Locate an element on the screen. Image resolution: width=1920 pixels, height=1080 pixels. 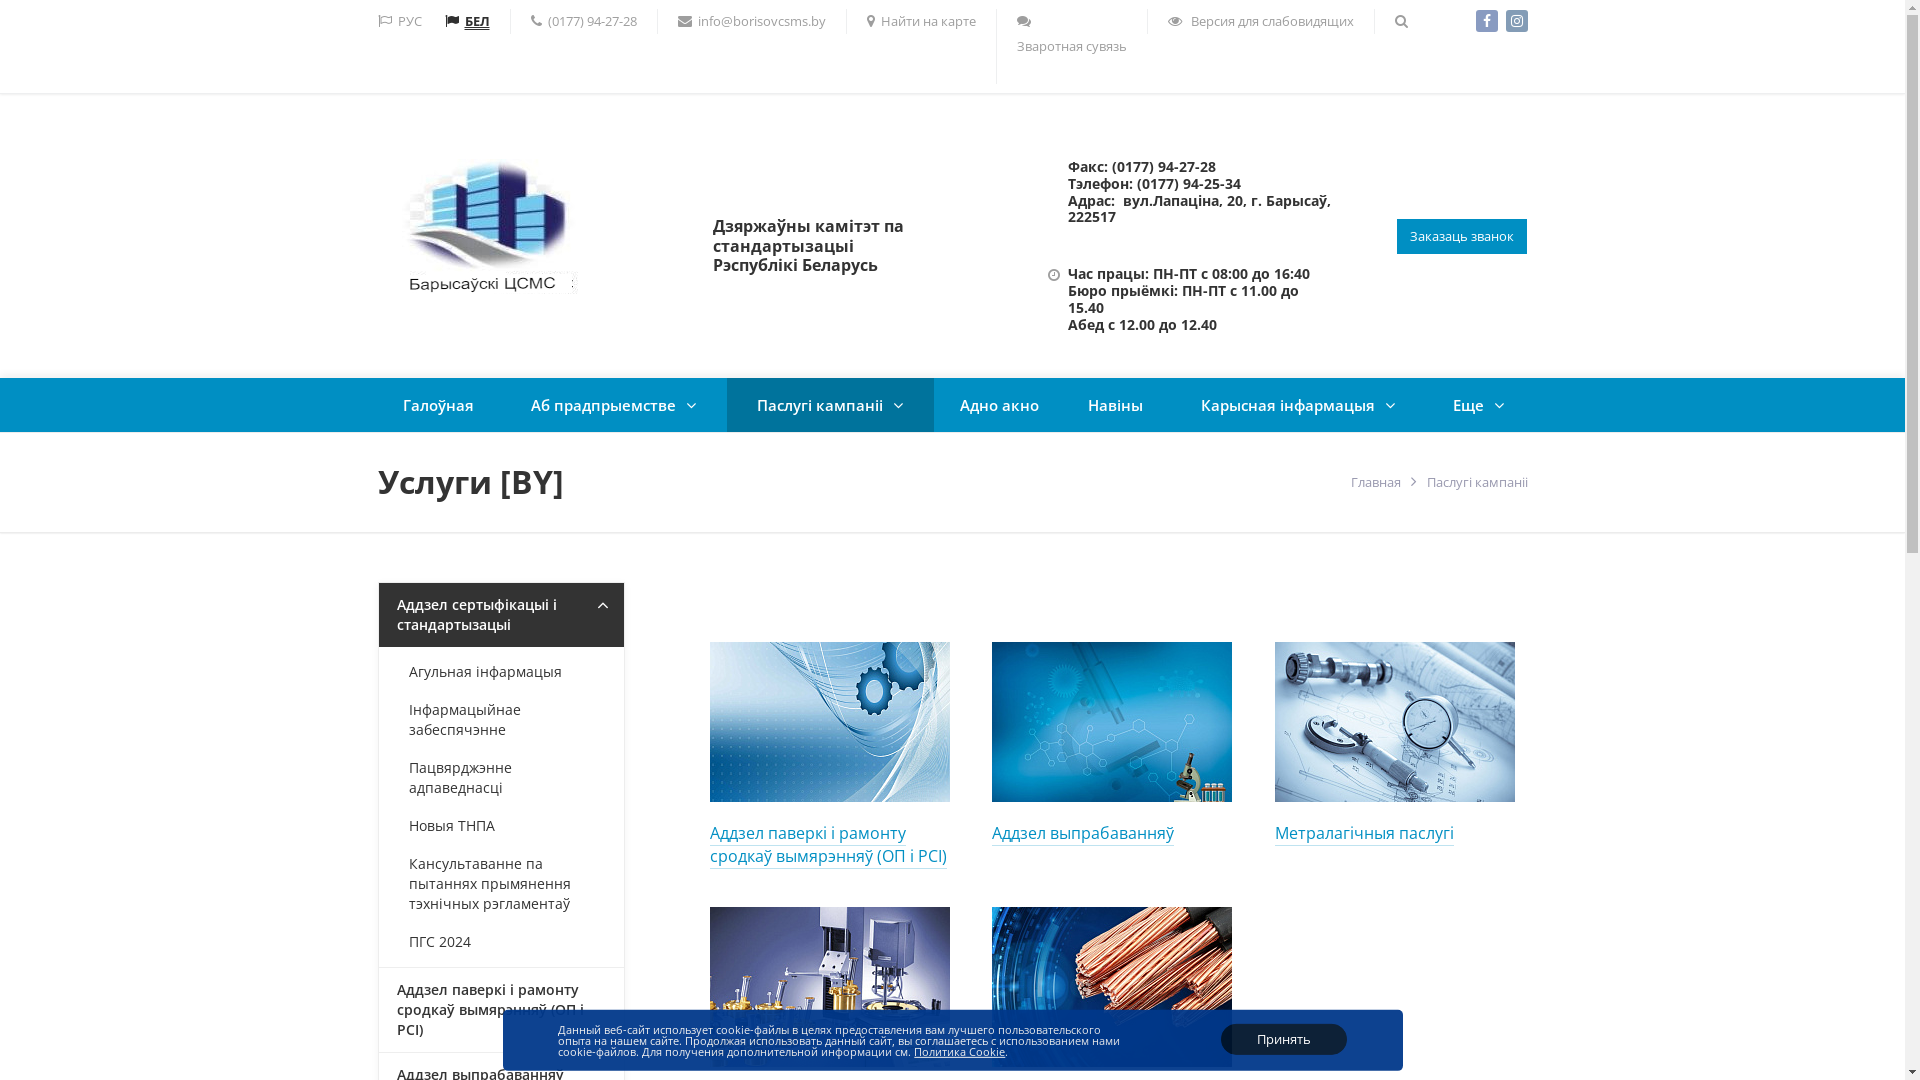
'info@borisovcsms.by' is located at coordinates (751, 21).